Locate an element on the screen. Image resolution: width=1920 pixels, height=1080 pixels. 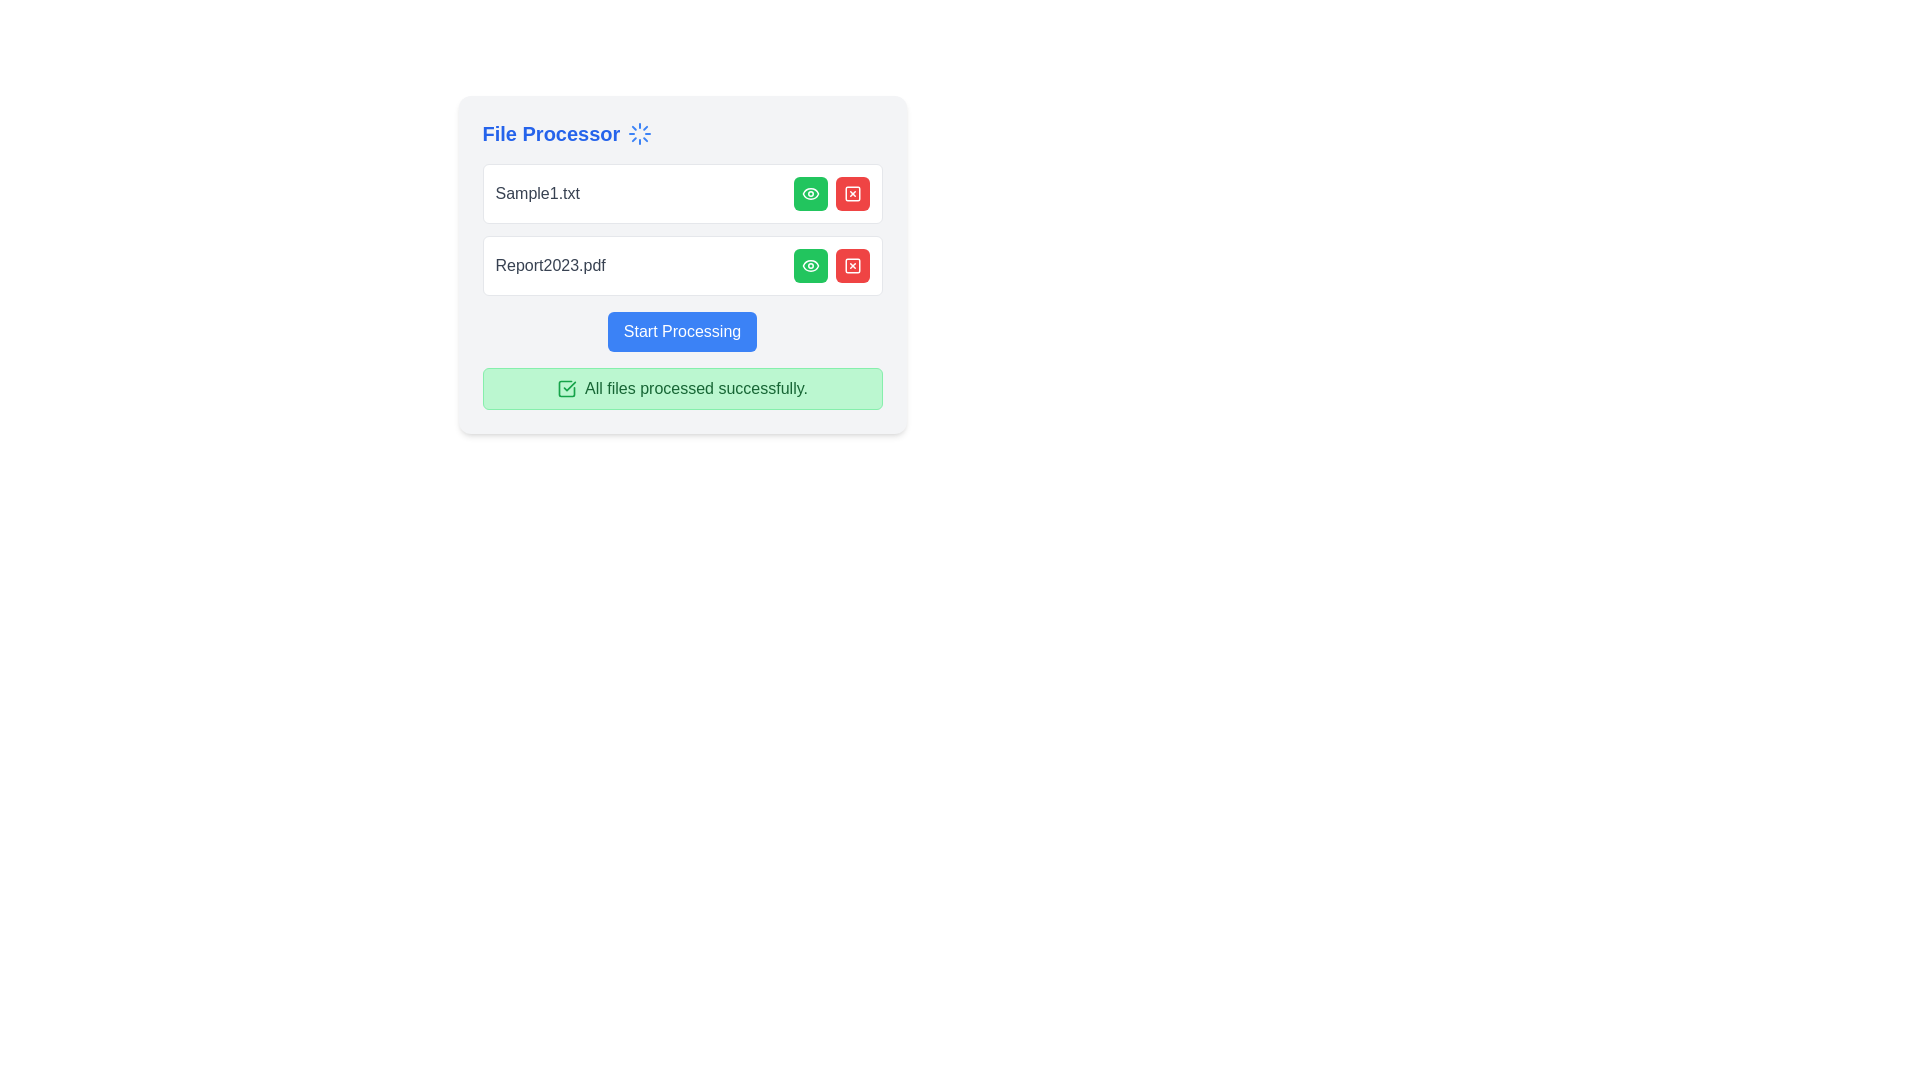
the green button with a centered eye icon on the right side of the list item row labeled 'Report2023.pdf' is located at coordinates (810, 265).